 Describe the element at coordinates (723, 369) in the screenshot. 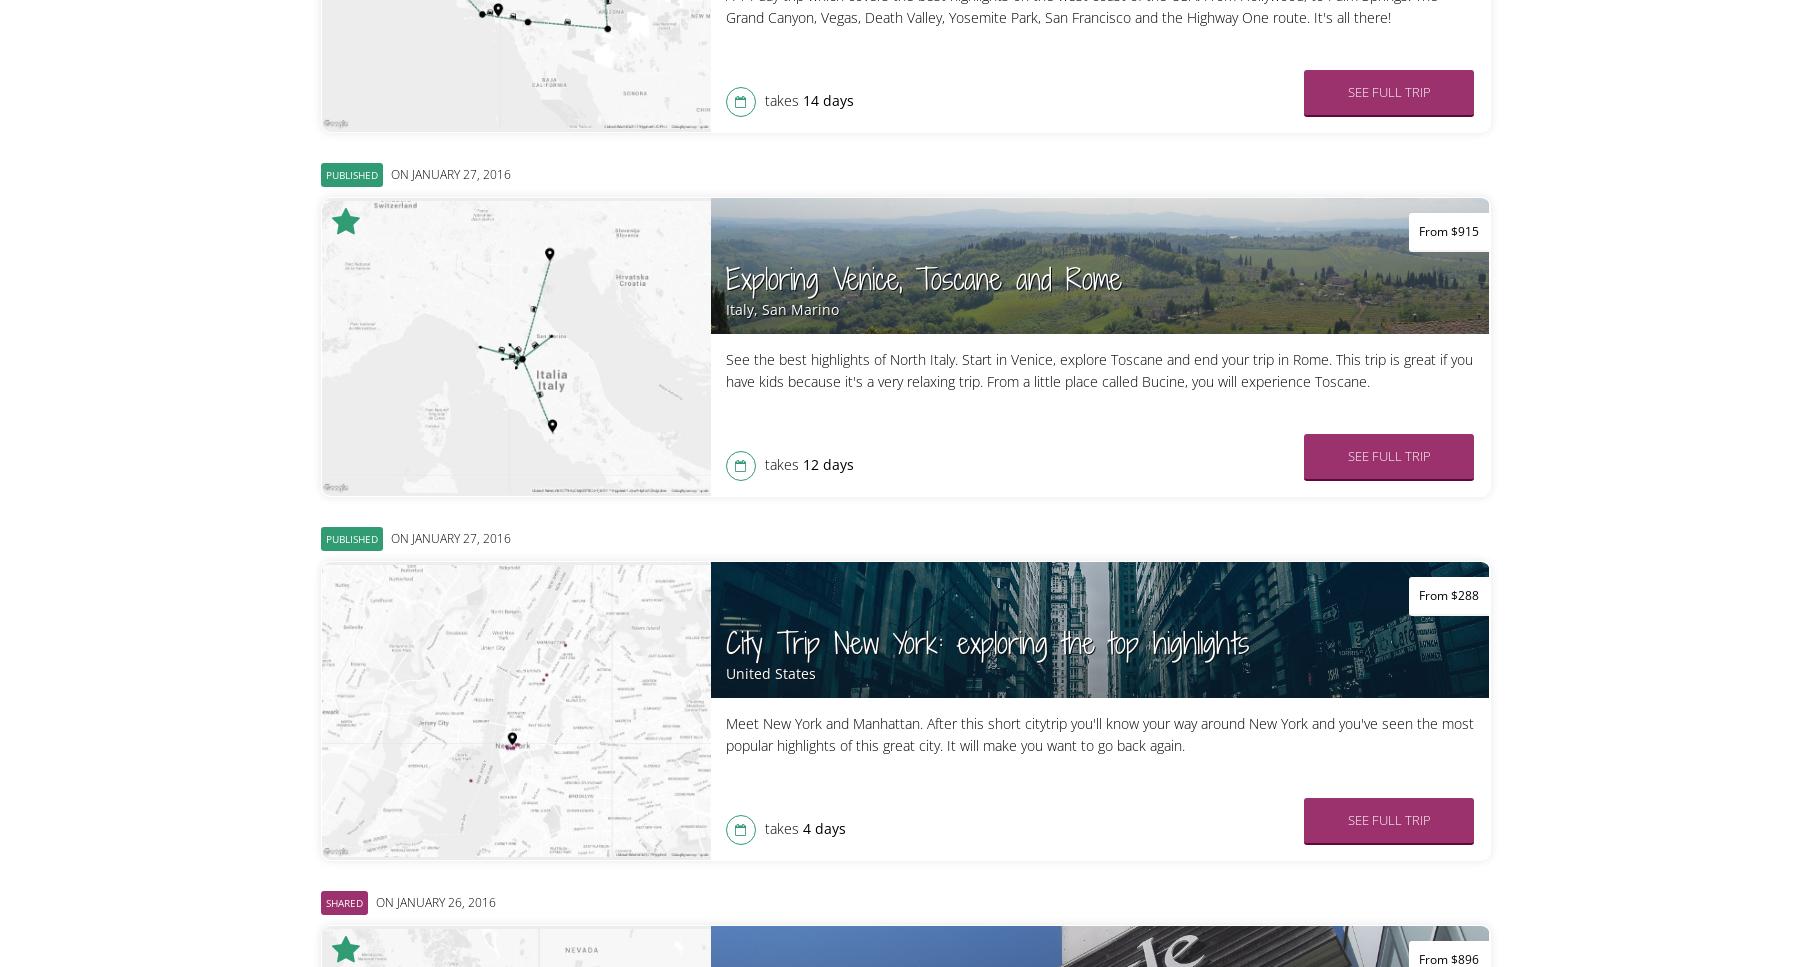

I see `'See the best highlights of North Italy. Start in Venice, explore Toscane and end your trip in Rome. This trip is great if you have kids because it's a very relaxing trip. From a little place called Bucine, you will experience Toscane.'` at that location.